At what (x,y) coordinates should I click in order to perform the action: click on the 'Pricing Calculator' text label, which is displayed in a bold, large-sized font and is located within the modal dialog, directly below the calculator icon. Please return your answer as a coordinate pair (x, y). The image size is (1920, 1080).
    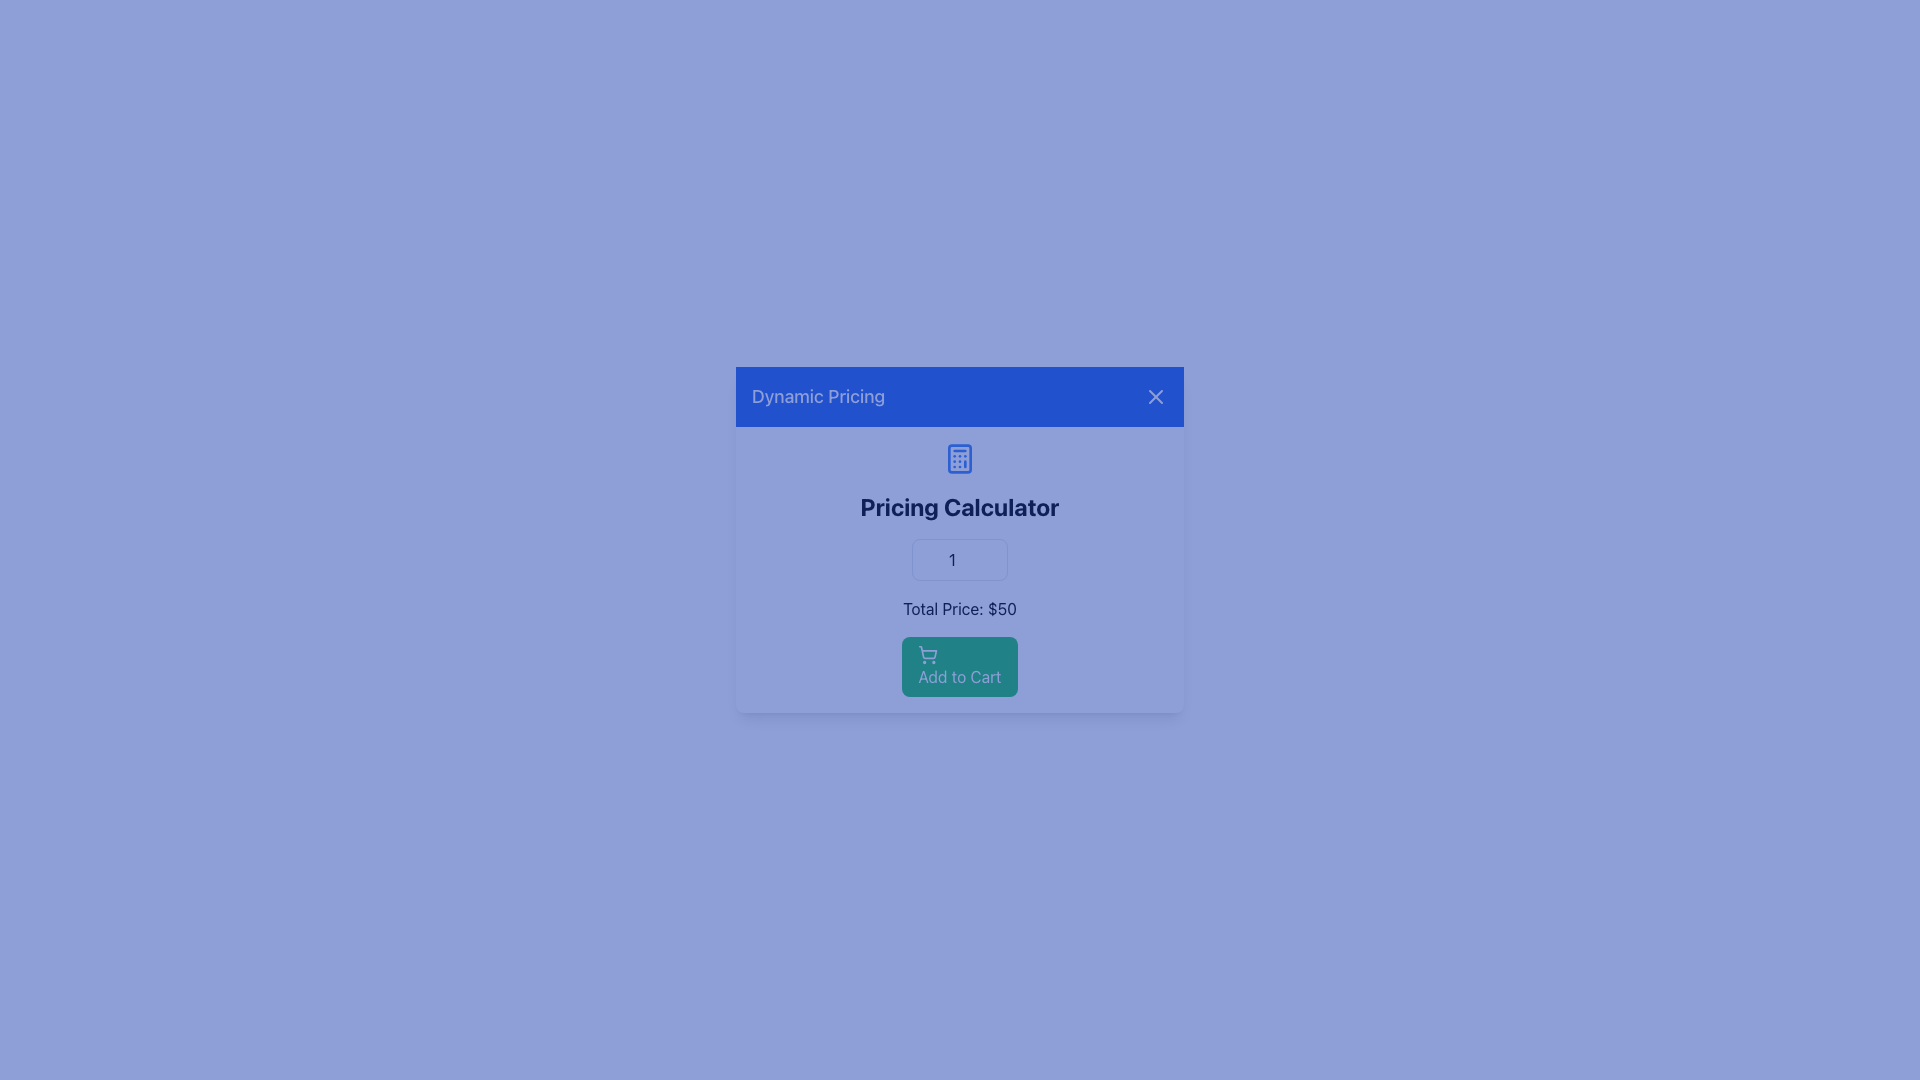
    Looking at the image, I should click on (960, 505).